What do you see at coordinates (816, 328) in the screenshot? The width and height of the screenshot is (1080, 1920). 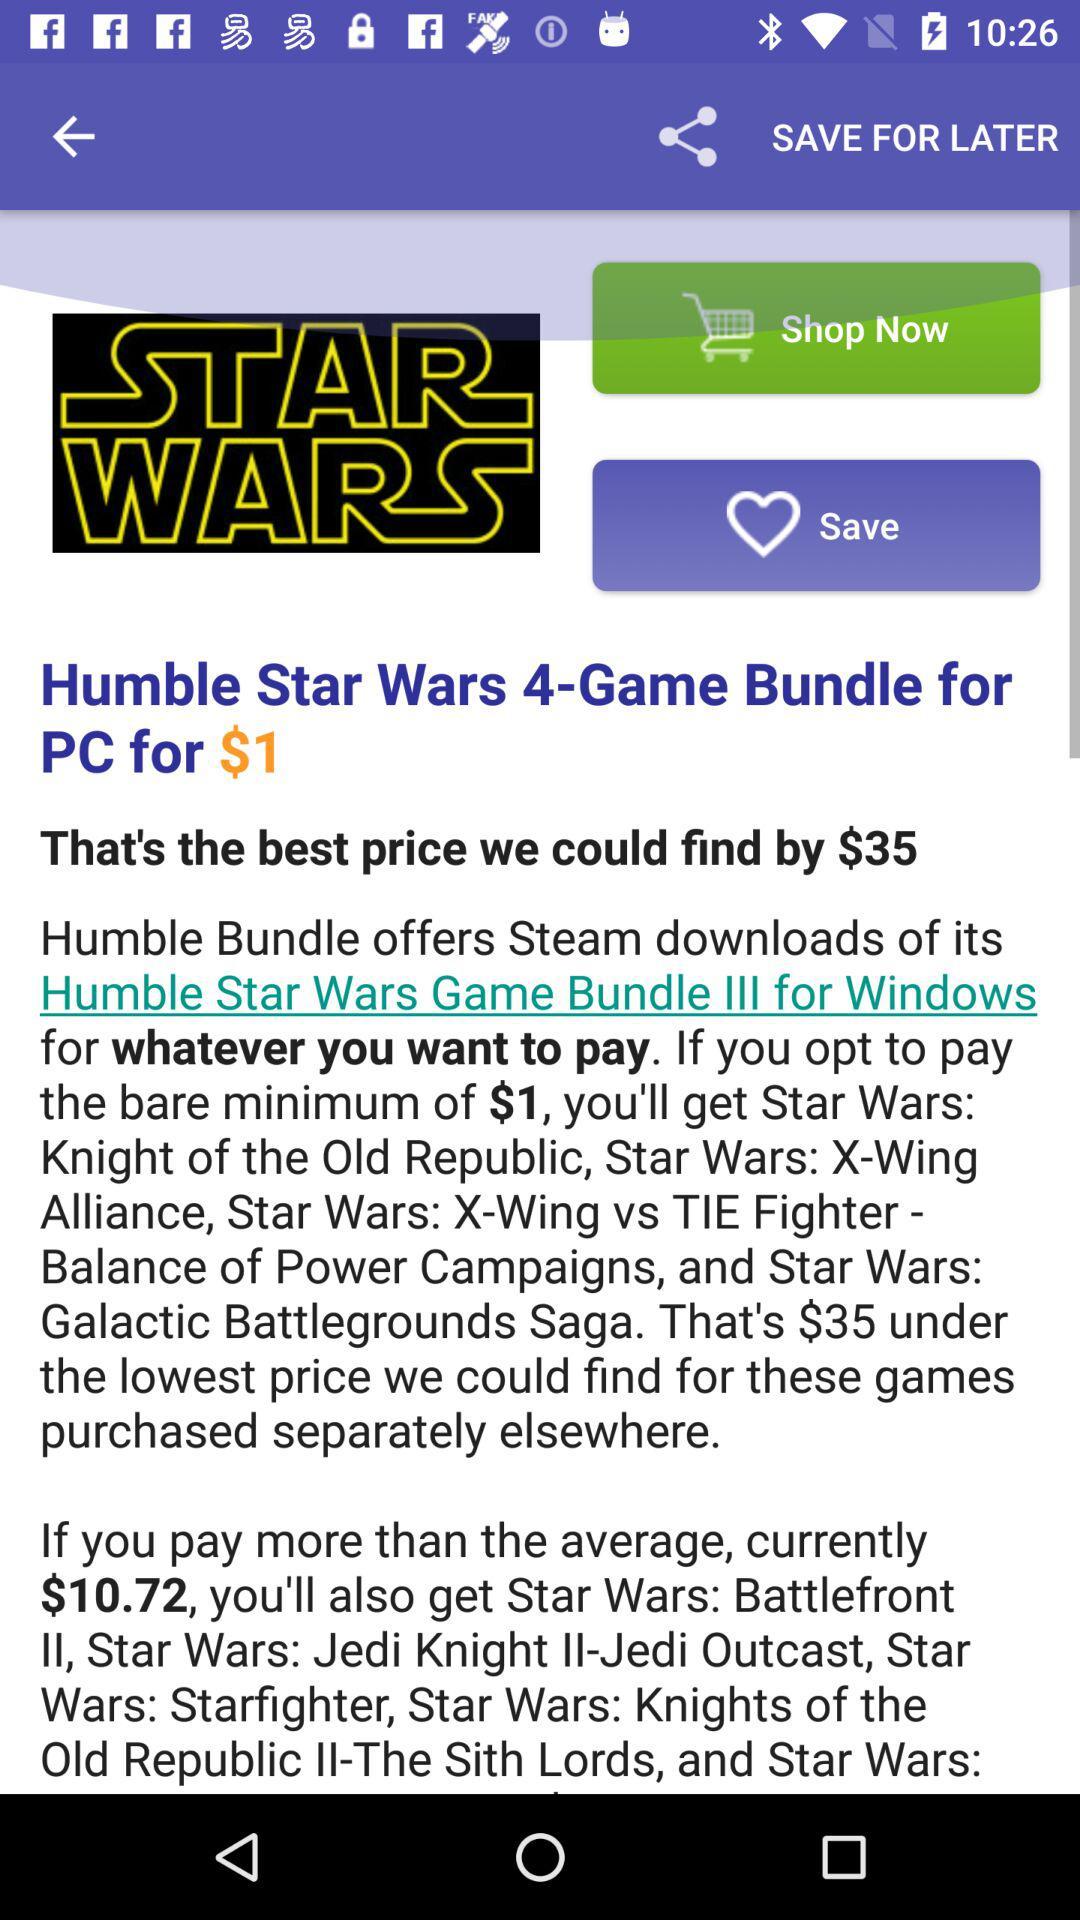 I see `the shop now item` at bounding box center [816, 328].